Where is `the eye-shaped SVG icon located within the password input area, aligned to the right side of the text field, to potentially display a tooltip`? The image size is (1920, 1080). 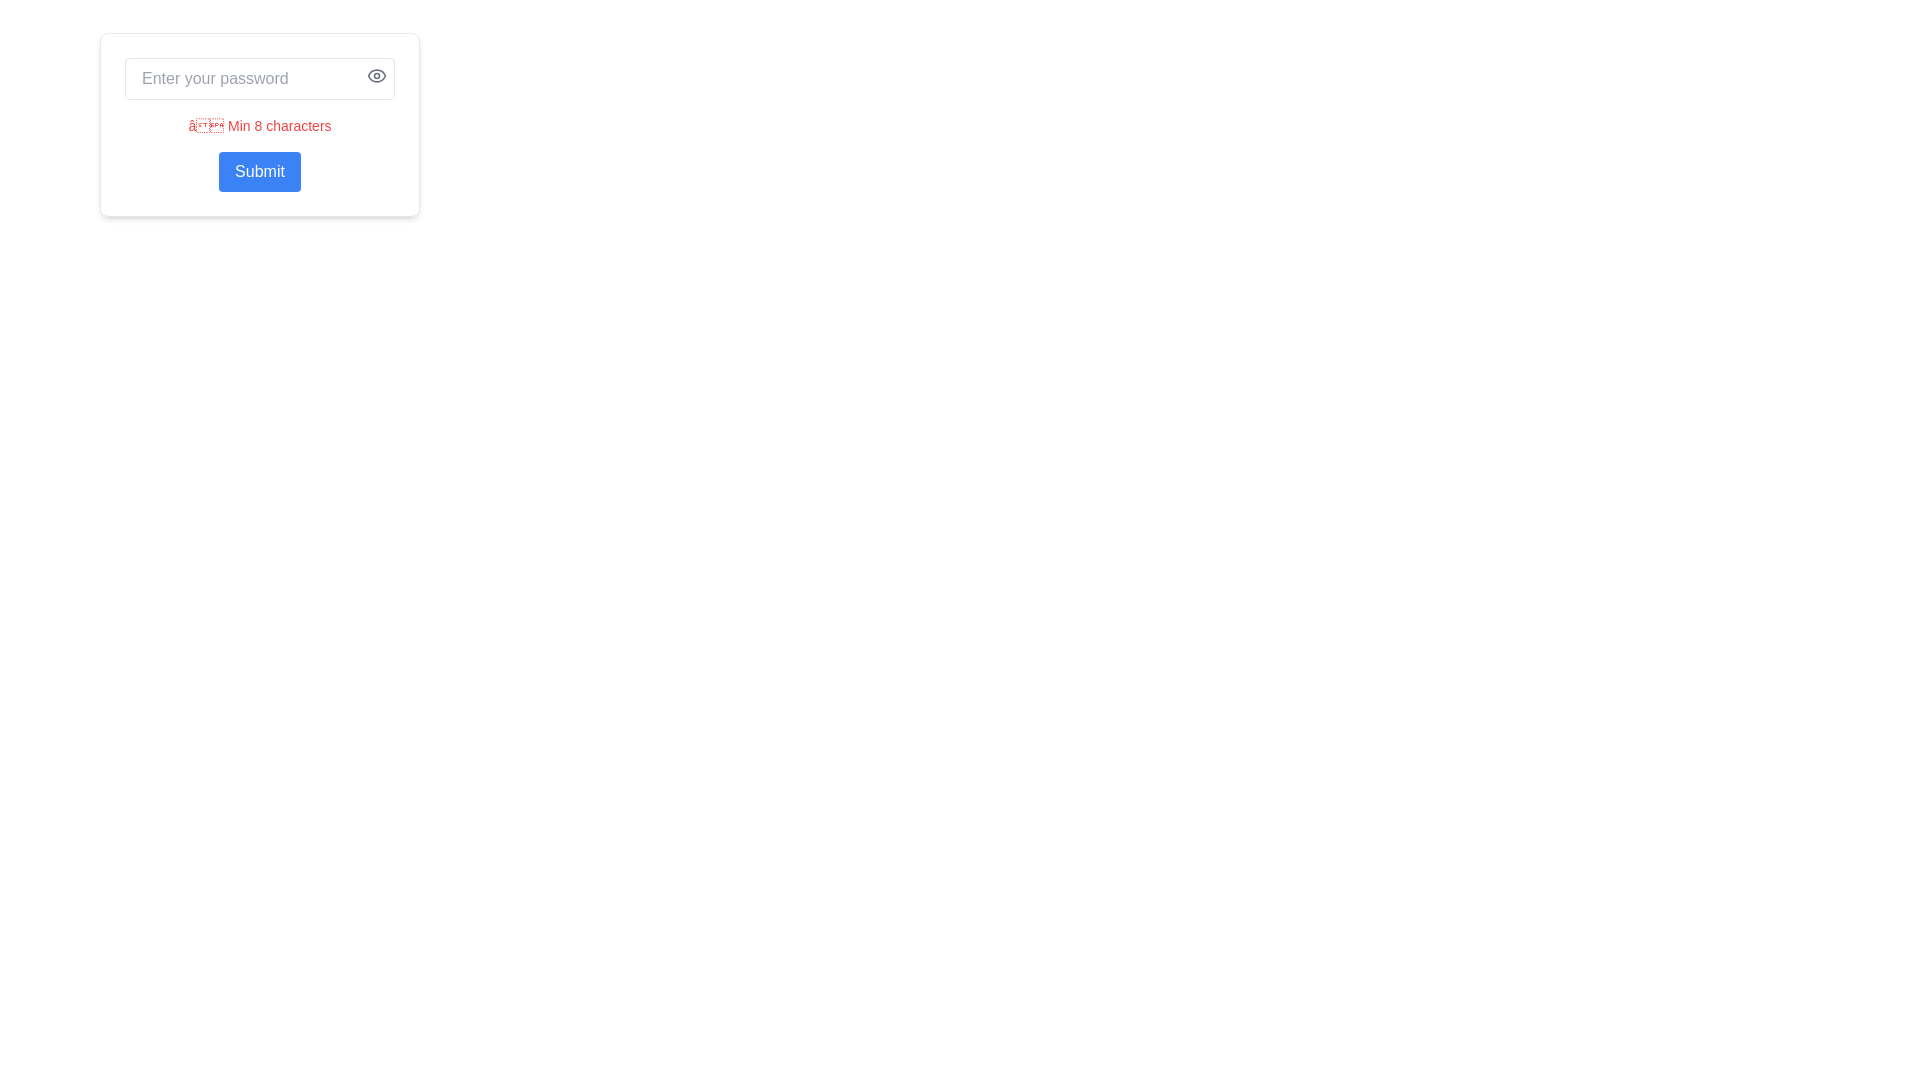 the eye-shaped SVG icon located within the password input area, aligned to the right side of the text field, to potentially display a tooltip is located at coordinates (377, 75).